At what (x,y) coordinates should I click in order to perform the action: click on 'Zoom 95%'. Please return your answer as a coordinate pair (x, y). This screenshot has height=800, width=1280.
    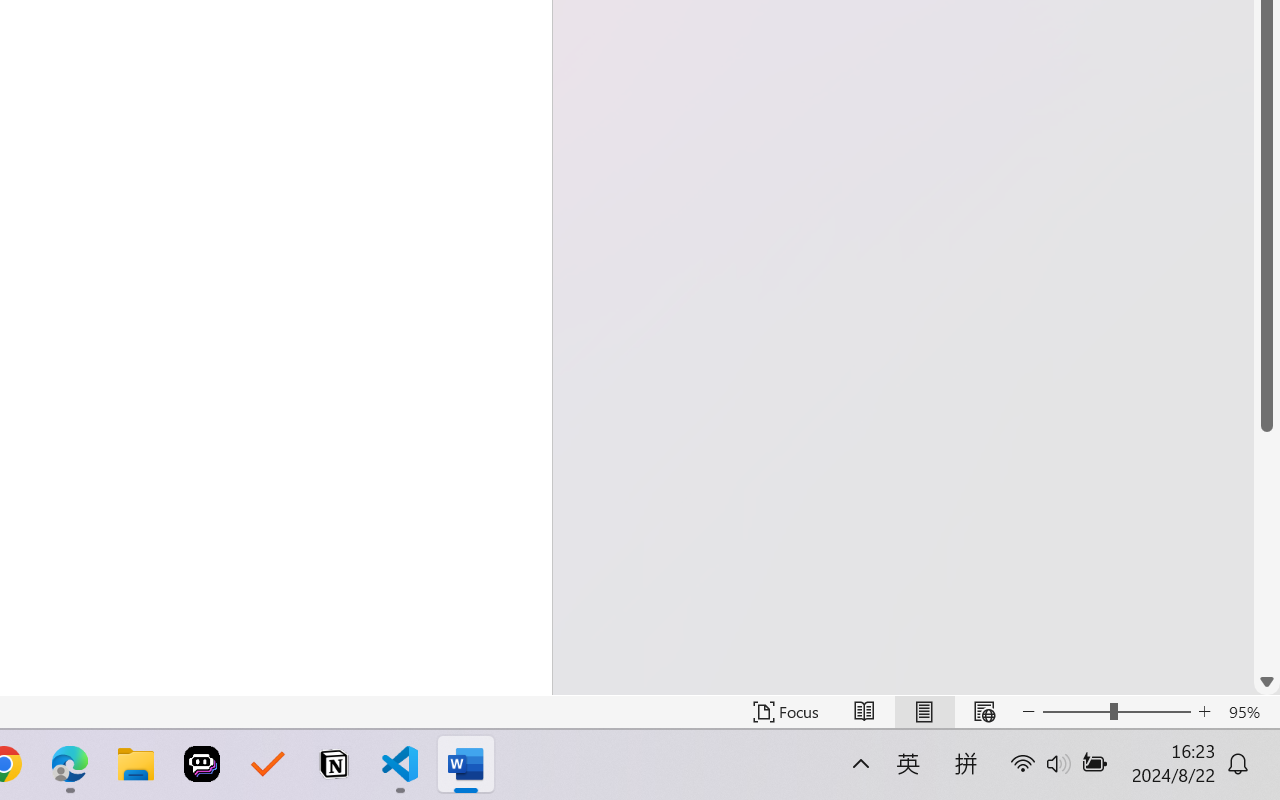
    Looking at the image, I should click on (1248, 711).